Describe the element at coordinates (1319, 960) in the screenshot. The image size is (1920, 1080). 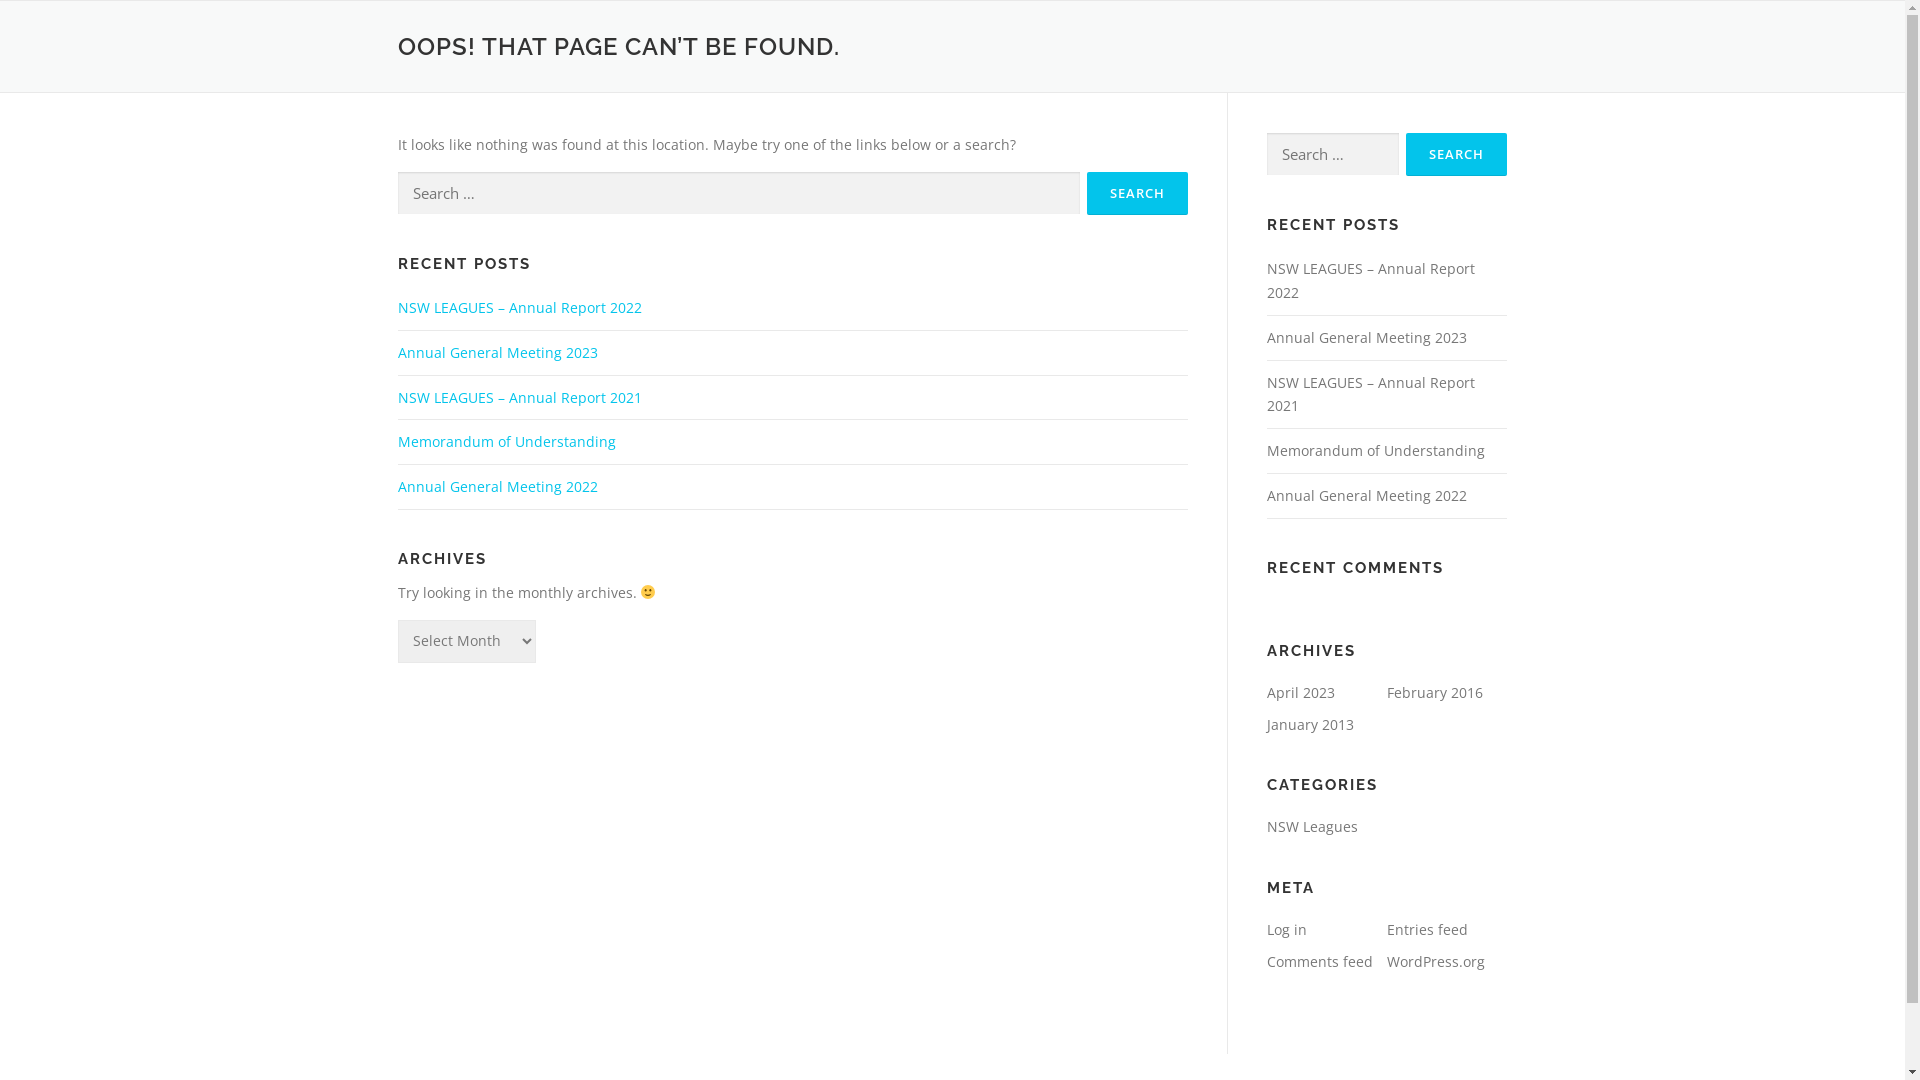
I see `'Comments feed'` at that location.